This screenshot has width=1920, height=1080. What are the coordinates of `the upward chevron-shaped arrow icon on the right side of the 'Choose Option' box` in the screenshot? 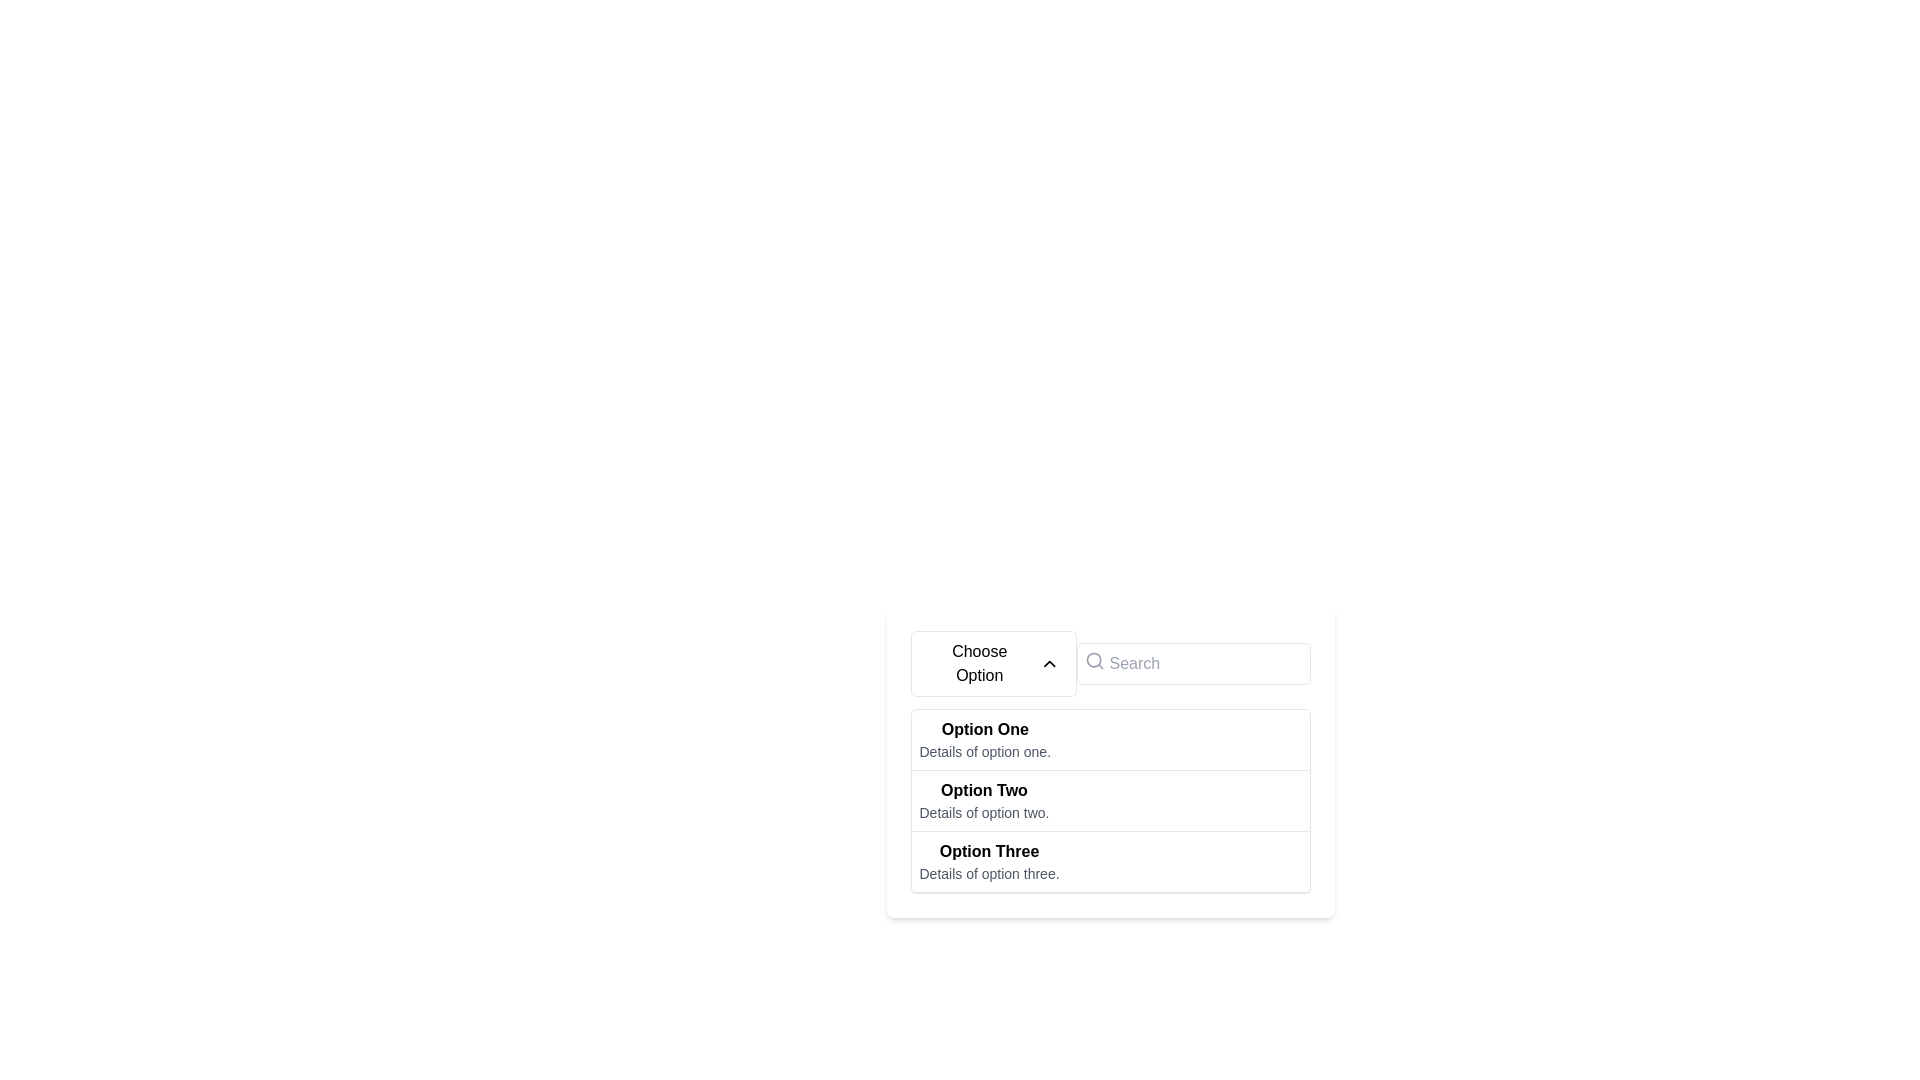 It's located at (1048, 663).